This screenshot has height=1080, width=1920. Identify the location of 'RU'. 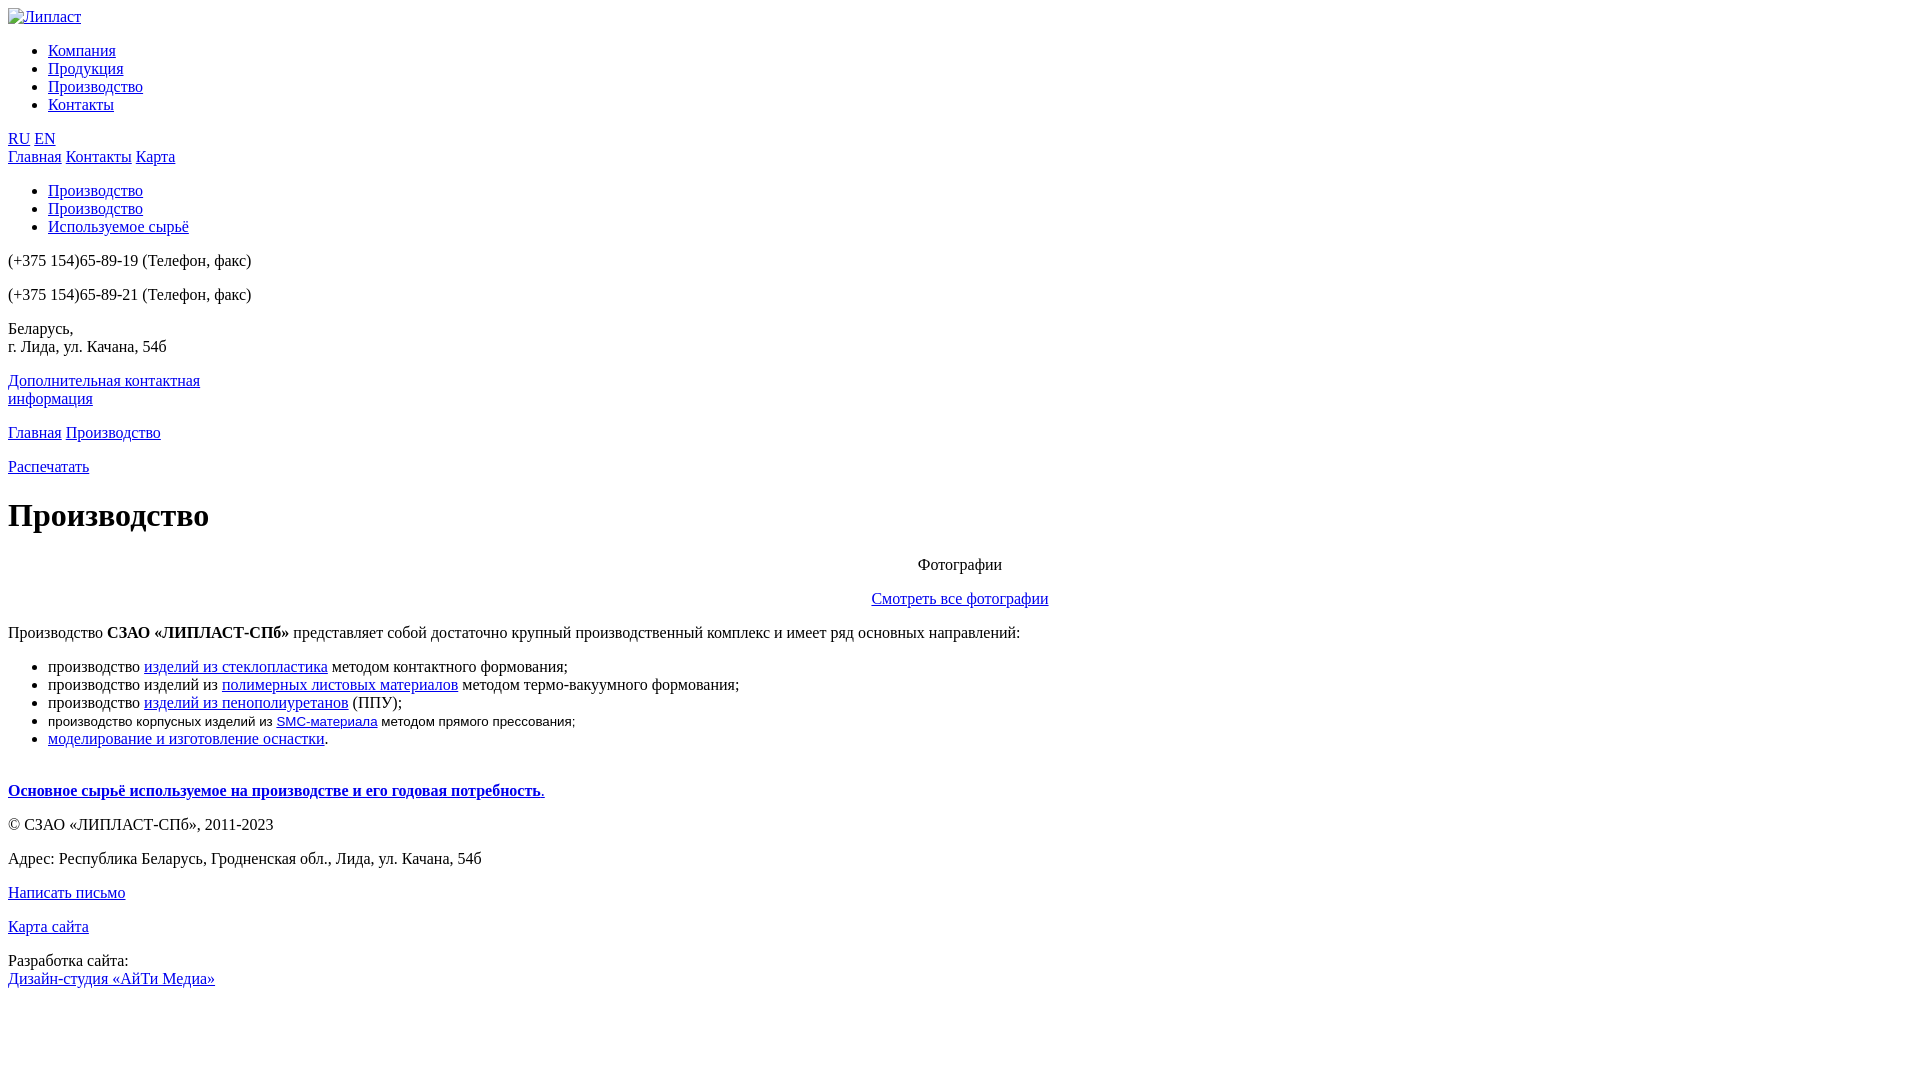
(8, 137).